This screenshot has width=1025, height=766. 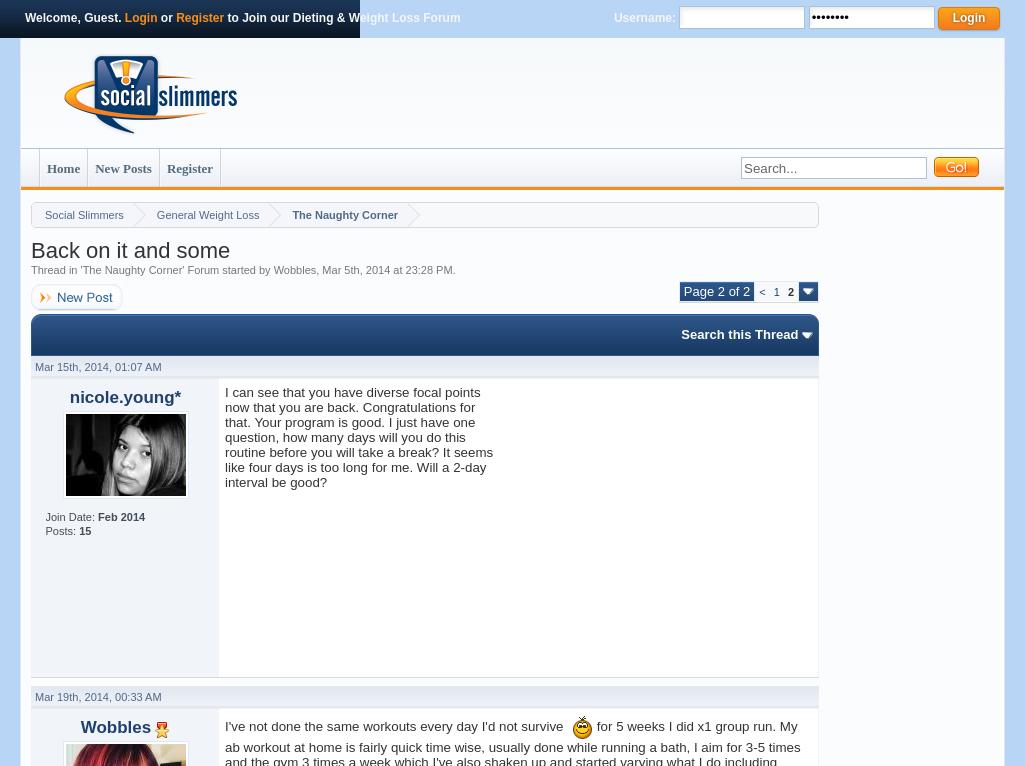 What do you see at coordinates (130, 249) in the screenshot?
I see `'Back on it and some'` at bounding box center [130, 249].